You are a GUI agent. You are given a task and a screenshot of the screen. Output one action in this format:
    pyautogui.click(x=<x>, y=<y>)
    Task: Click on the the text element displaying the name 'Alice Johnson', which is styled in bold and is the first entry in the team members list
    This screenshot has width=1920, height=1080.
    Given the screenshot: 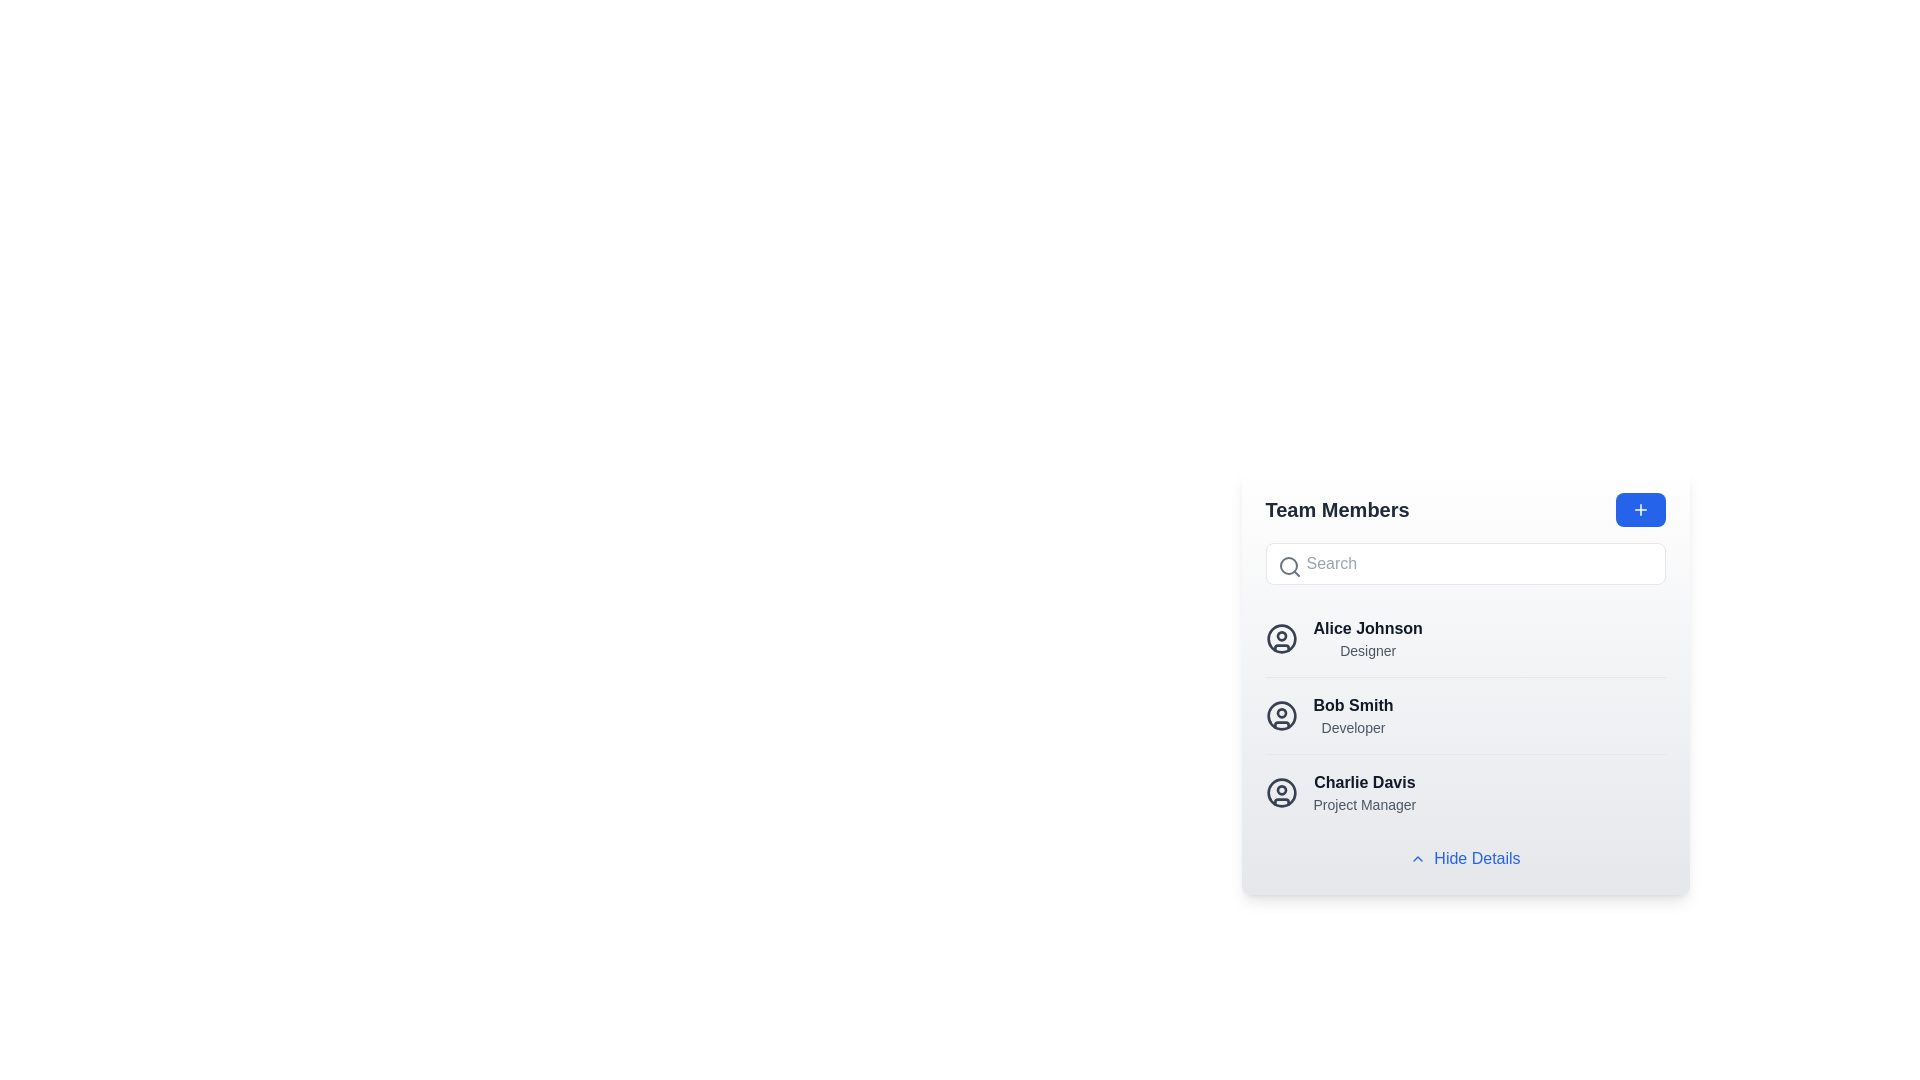 What is the action you would take?
    pyautogui.click(x=1367, y=627)
    